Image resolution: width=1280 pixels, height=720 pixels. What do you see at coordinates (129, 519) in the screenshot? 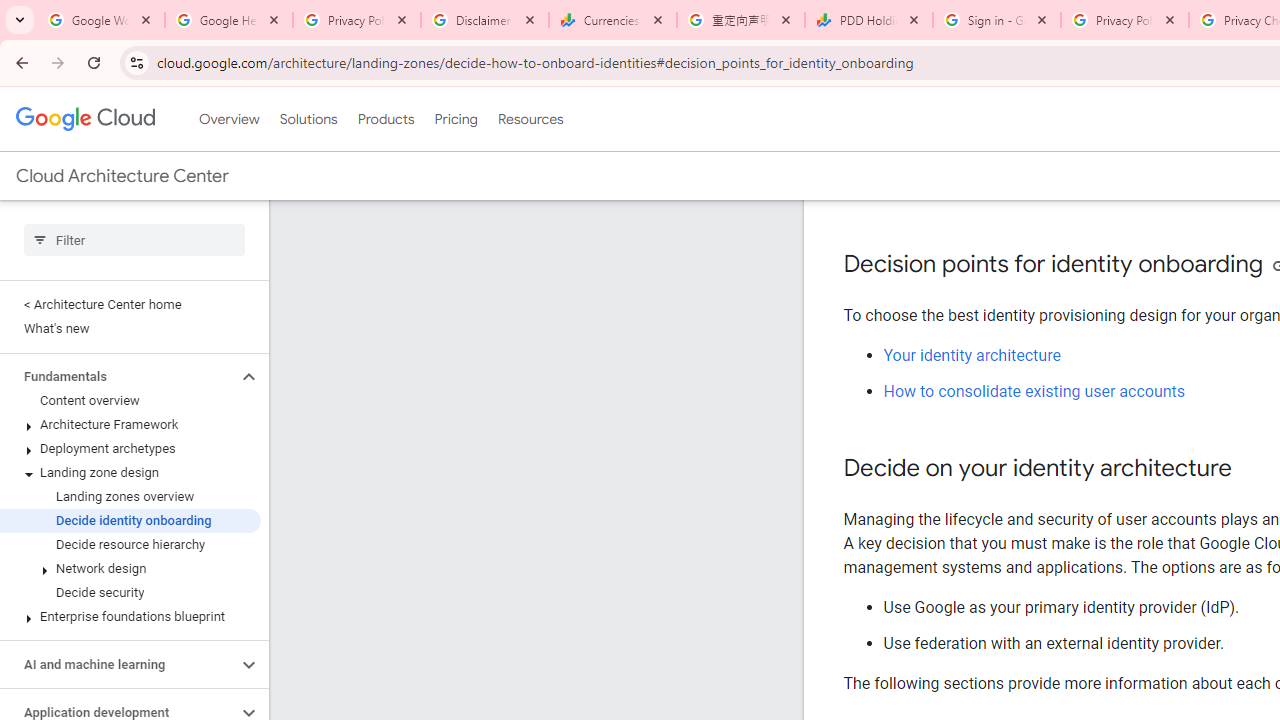
I see `'Decide identity onboarding'` at bounding box center [129, 519].